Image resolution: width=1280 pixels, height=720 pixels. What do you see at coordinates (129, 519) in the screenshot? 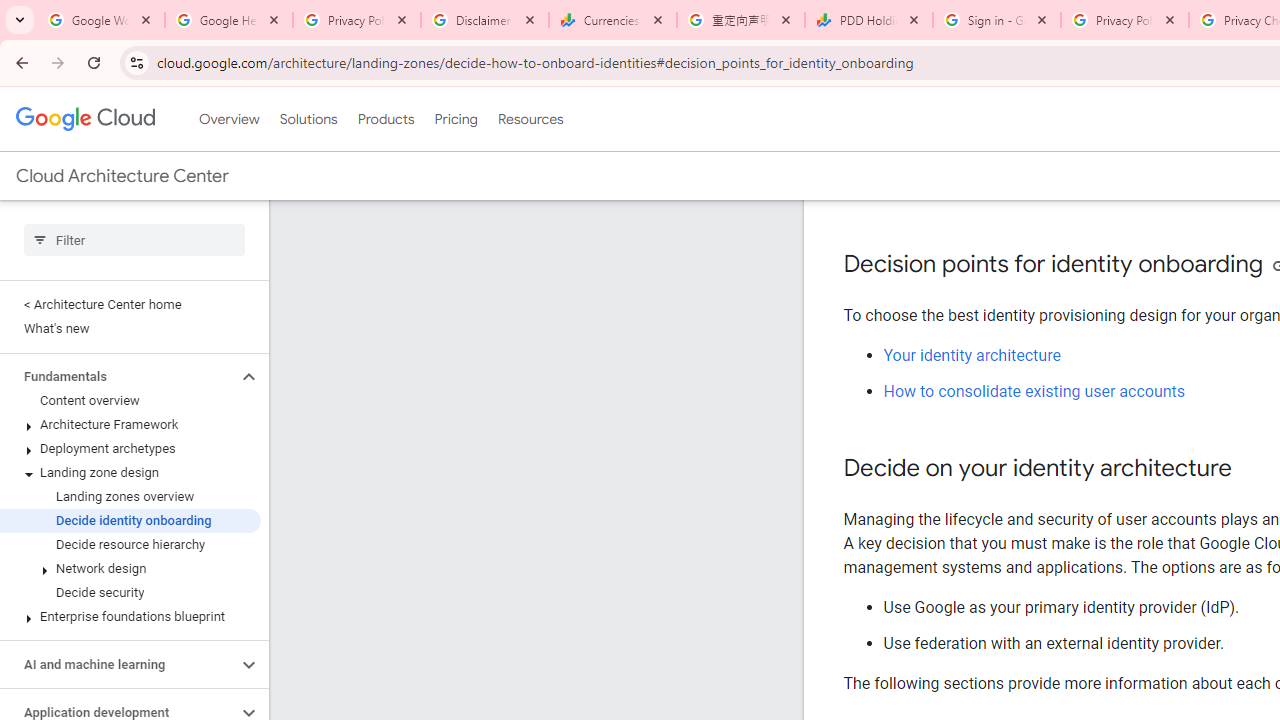
I see `'Decide identity onboarding'` at bounding box center [129, 519].